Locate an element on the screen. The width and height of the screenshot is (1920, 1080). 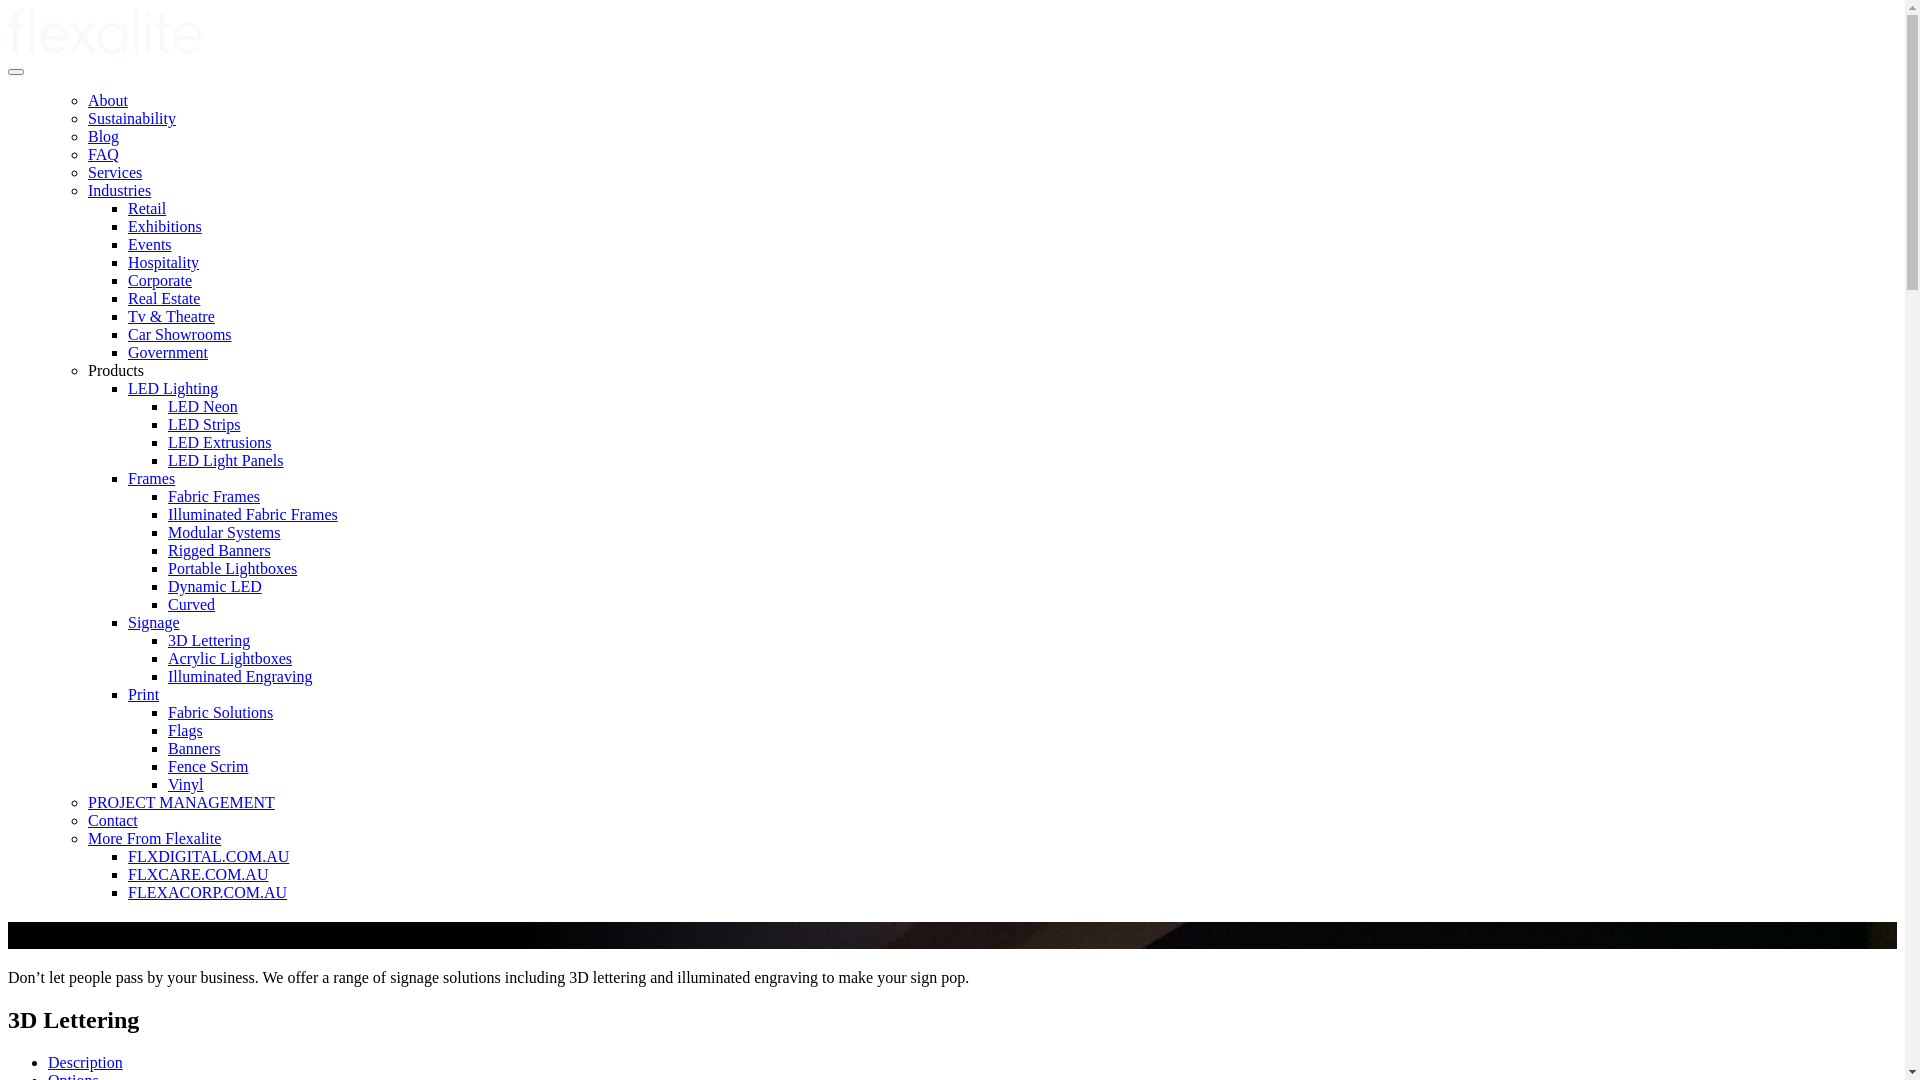
'Illuminated Fabric Frames' is located at coordinates (252, 513).